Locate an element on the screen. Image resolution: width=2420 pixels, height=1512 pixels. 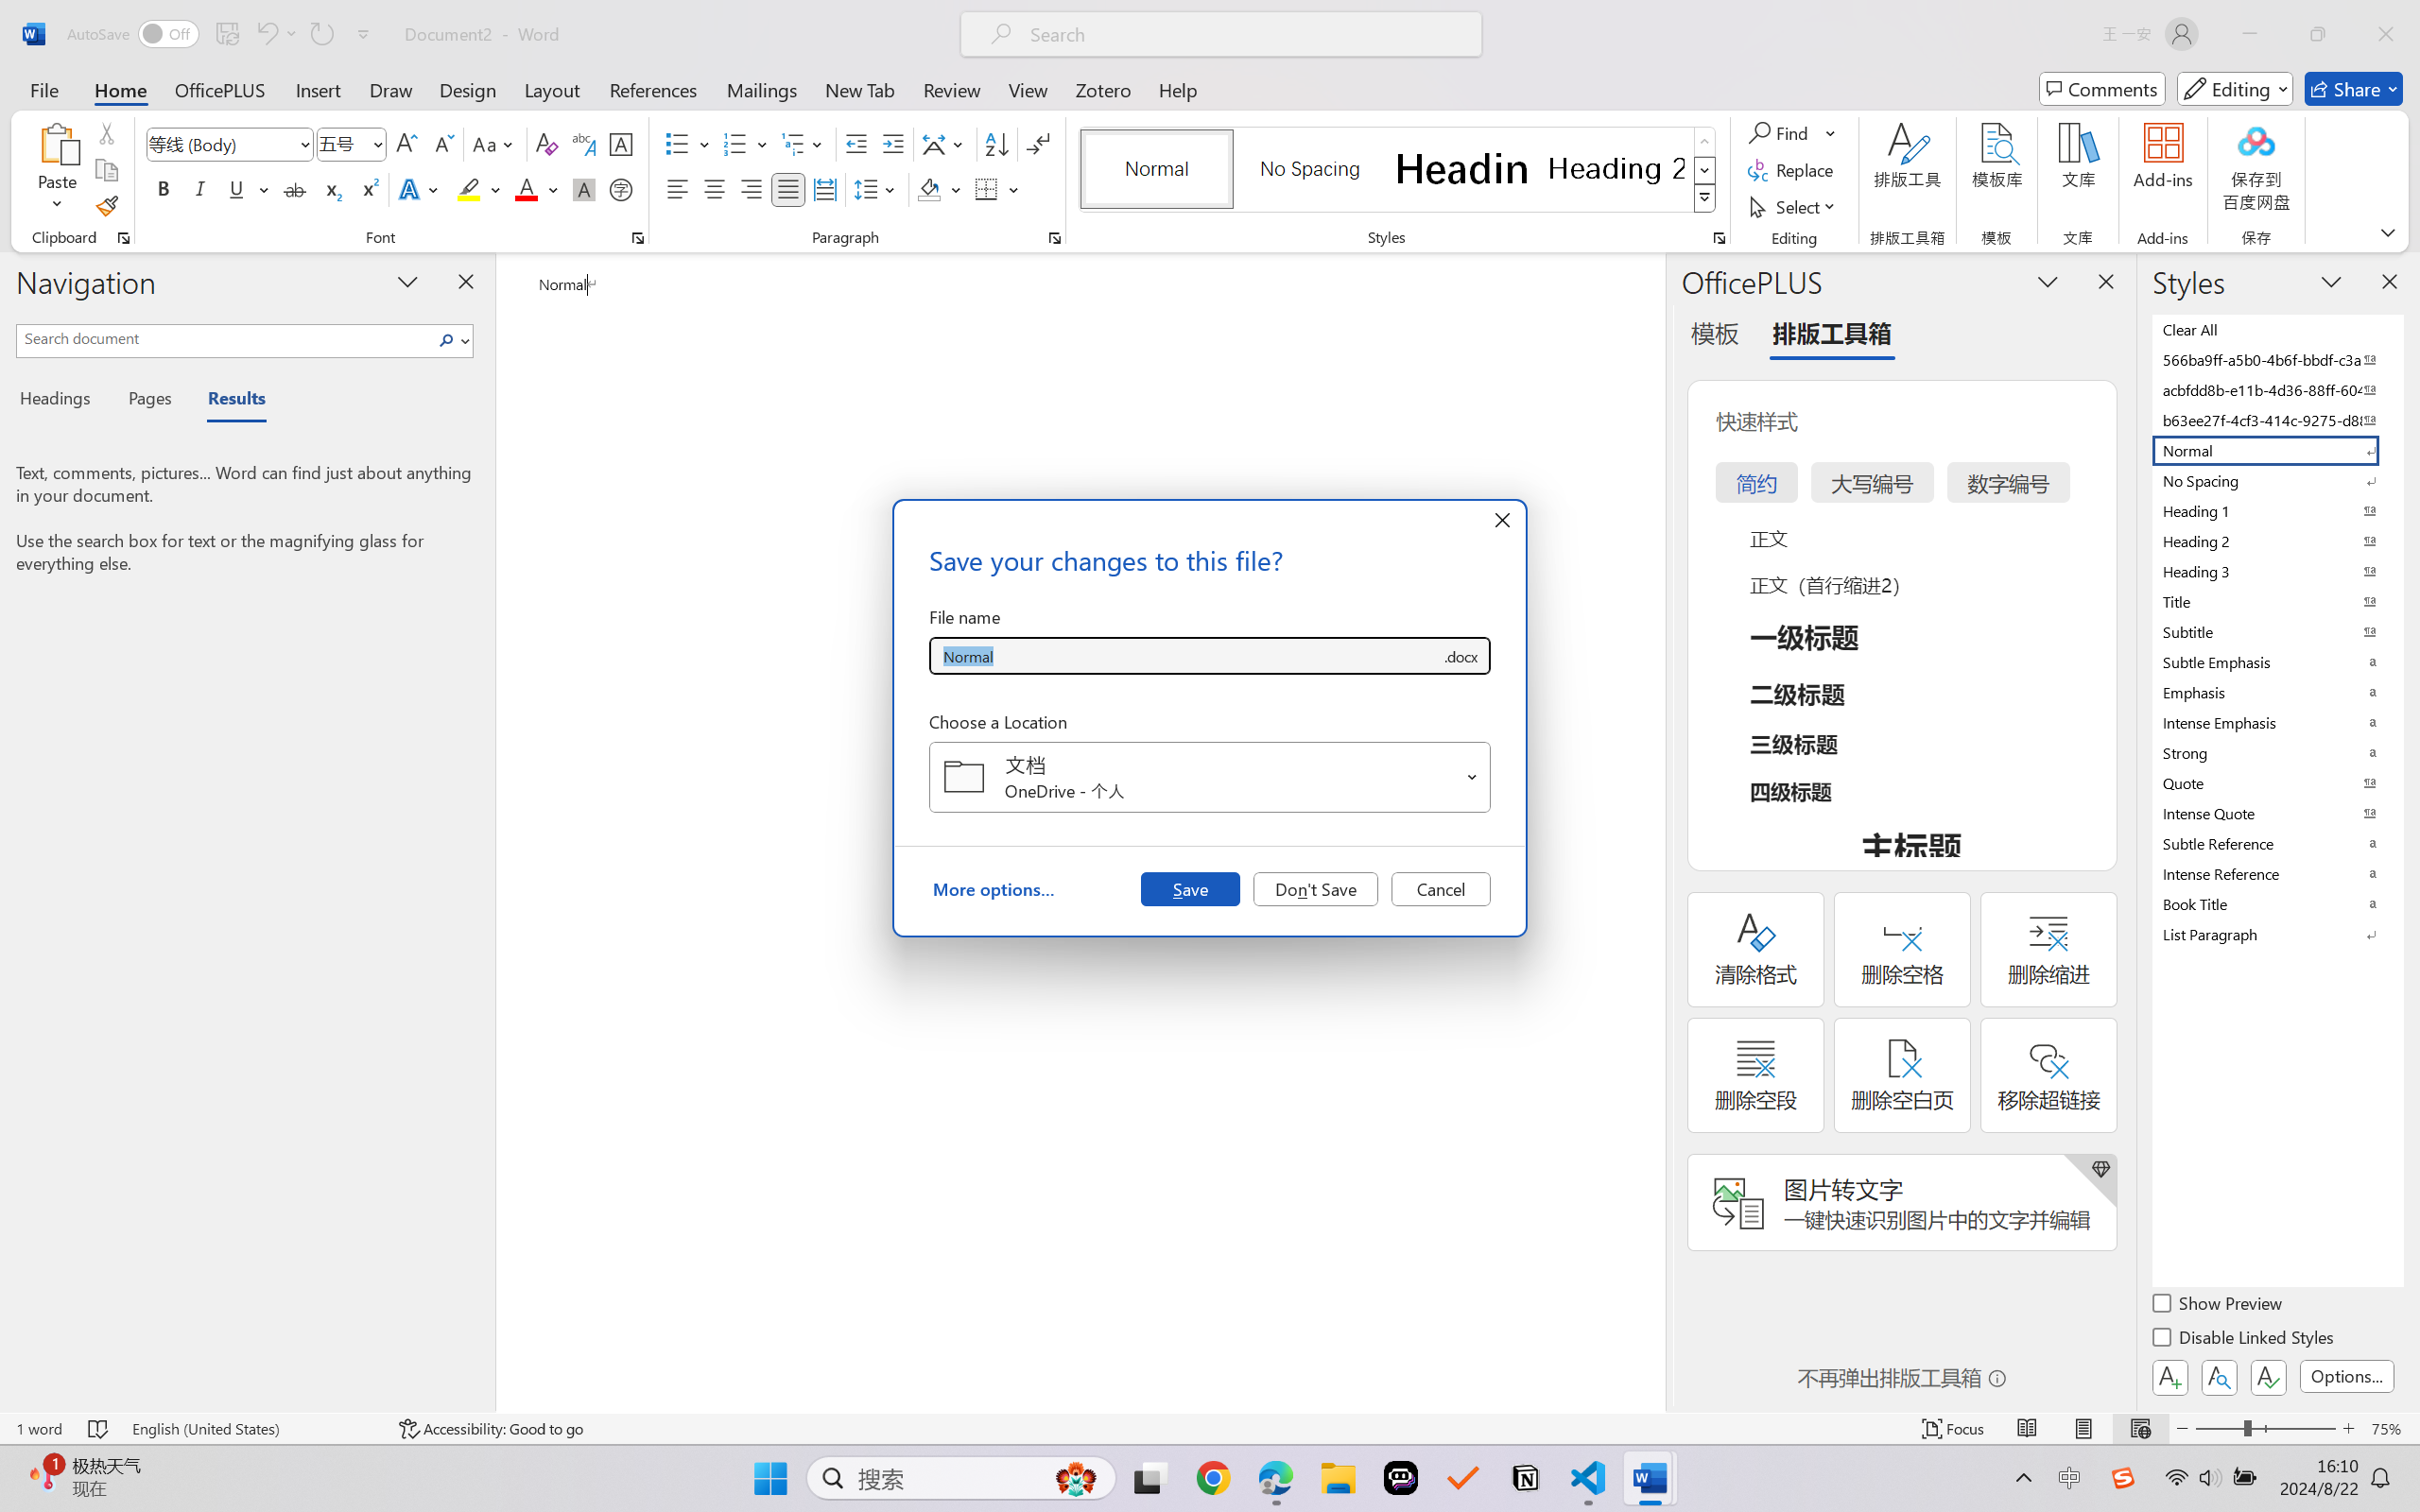
'Emphasis' is located at coordinates (2275, 692).